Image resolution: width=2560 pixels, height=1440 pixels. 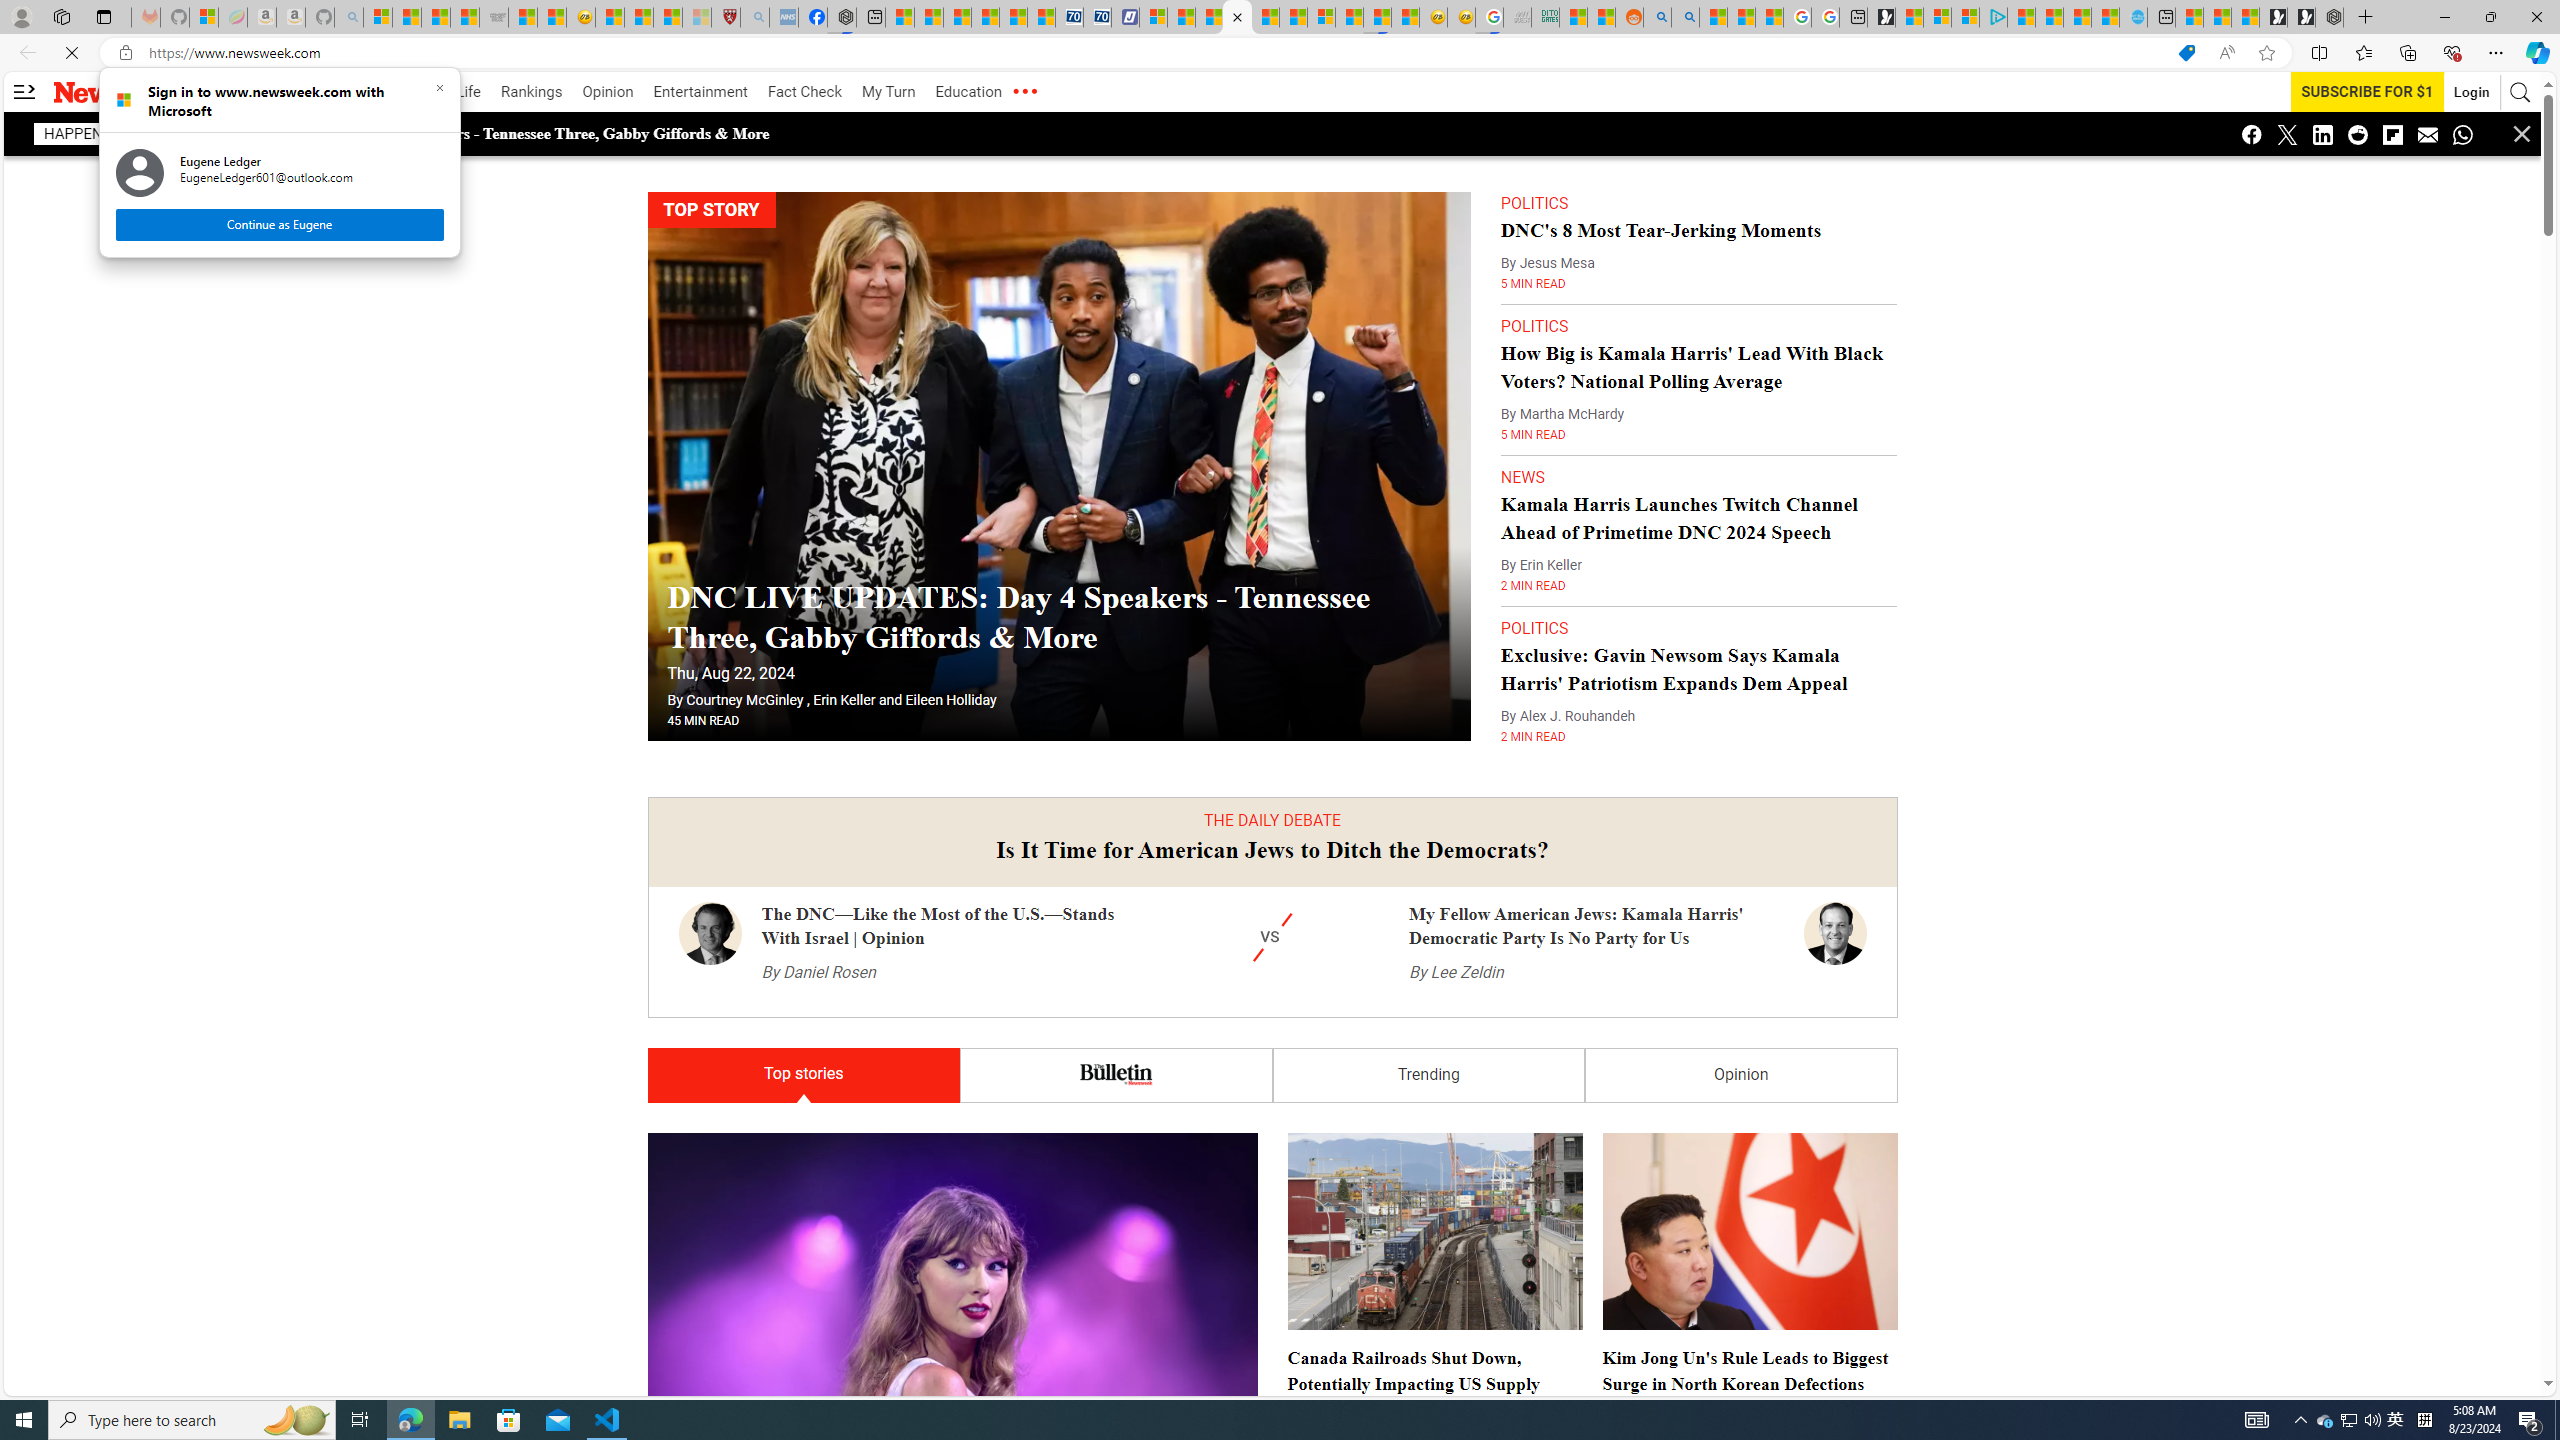 What do you see at coordinates (668, 16) in the screenshot?
I see `'Science - MSN'` at bounding box center [668, 16].